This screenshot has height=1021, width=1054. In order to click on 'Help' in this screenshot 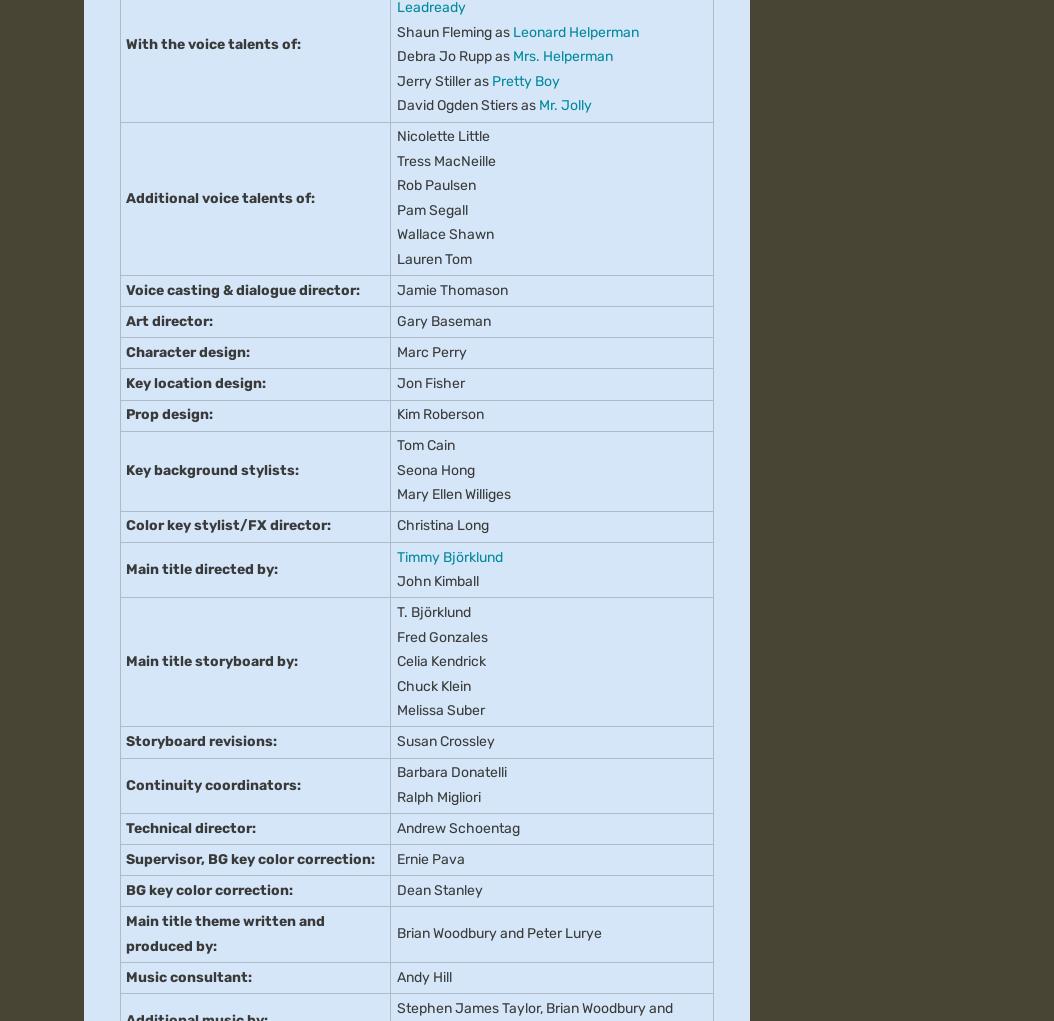, I will do `click(446, 399)`.